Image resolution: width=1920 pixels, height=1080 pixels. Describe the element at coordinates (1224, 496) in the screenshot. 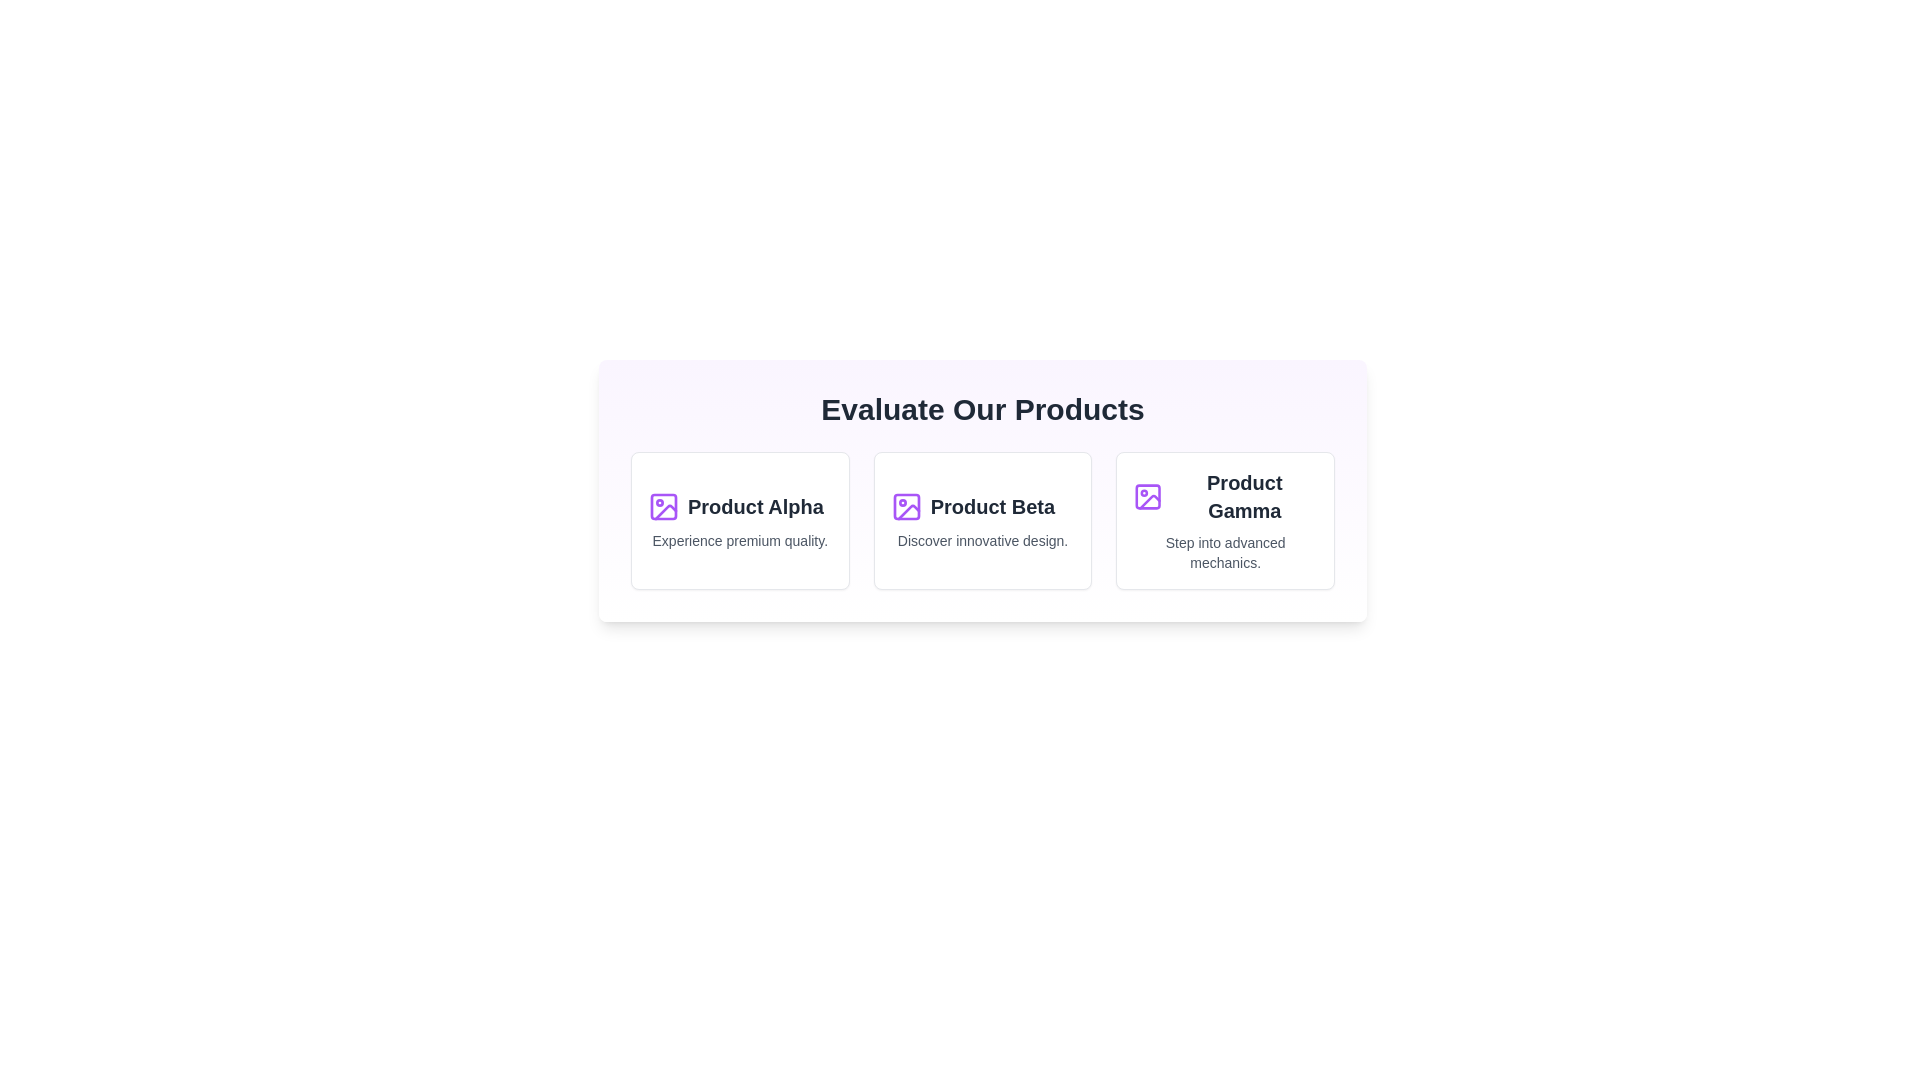

I see `the 'Product Gamma' title text label within the third product card layout, which is positioned under the 'Evaluate Our Products' heading` at that location.